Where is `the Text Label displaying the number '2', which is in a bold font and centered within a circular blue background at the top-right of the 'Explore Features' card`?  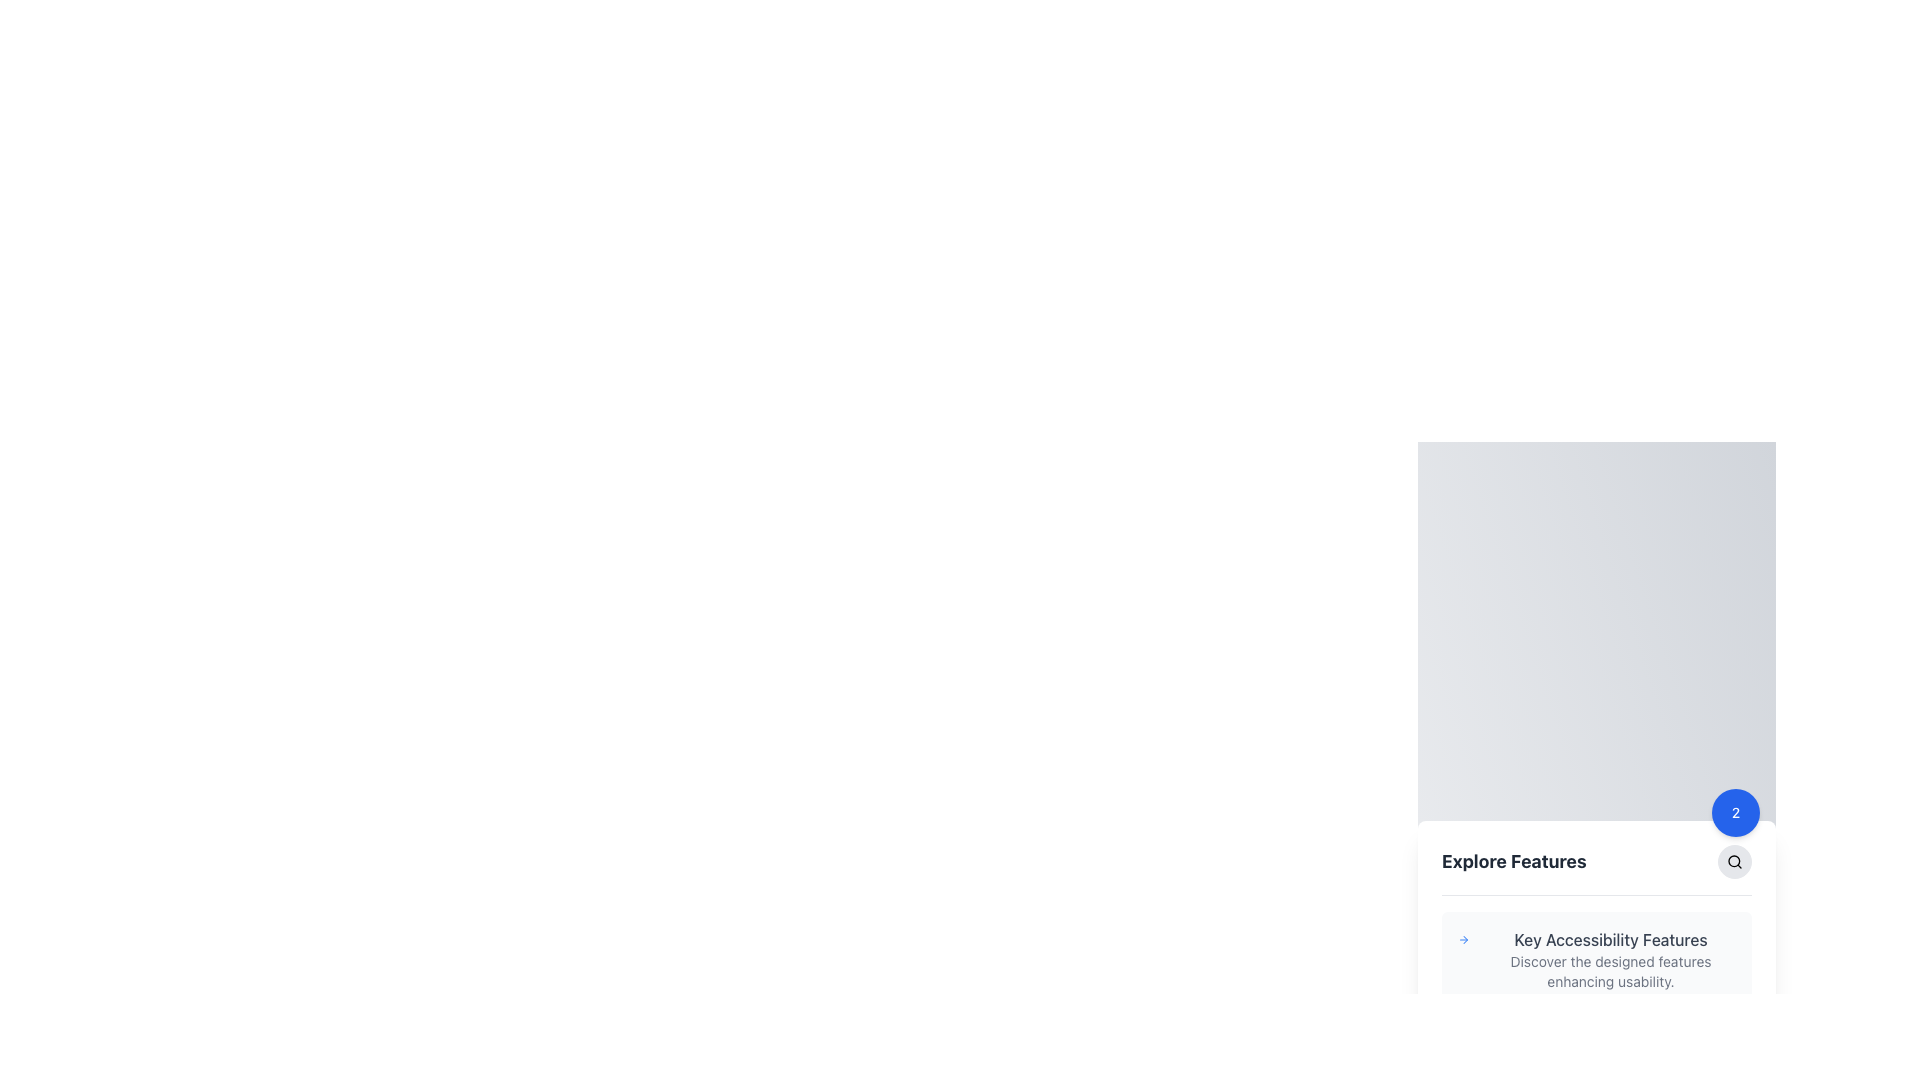 the Text Label displaying the number '2', which is in a bold font and centered within a circular blue background at the top-right of the 'Explore Features' card is located at coordinates (1735, 812).